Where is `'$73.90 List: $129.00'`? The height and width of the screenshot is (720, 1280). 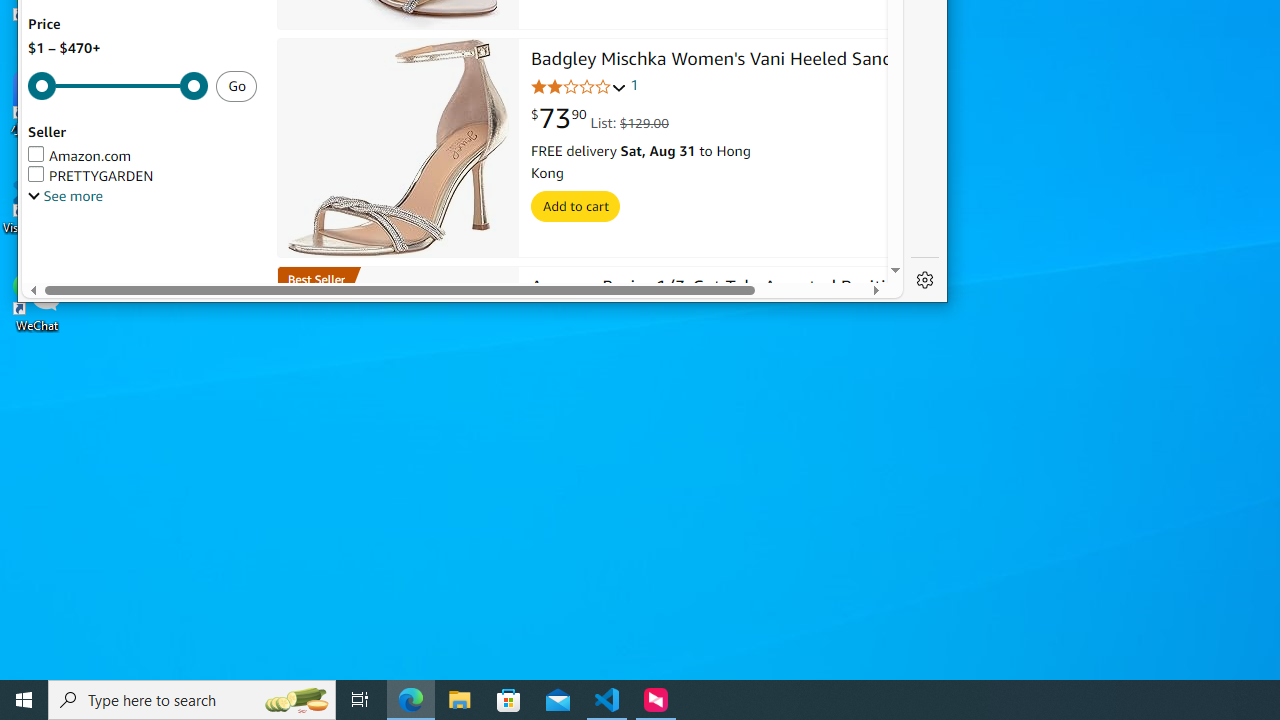 '$73.90 List: $129.00' is located at coordinates (599, 118).